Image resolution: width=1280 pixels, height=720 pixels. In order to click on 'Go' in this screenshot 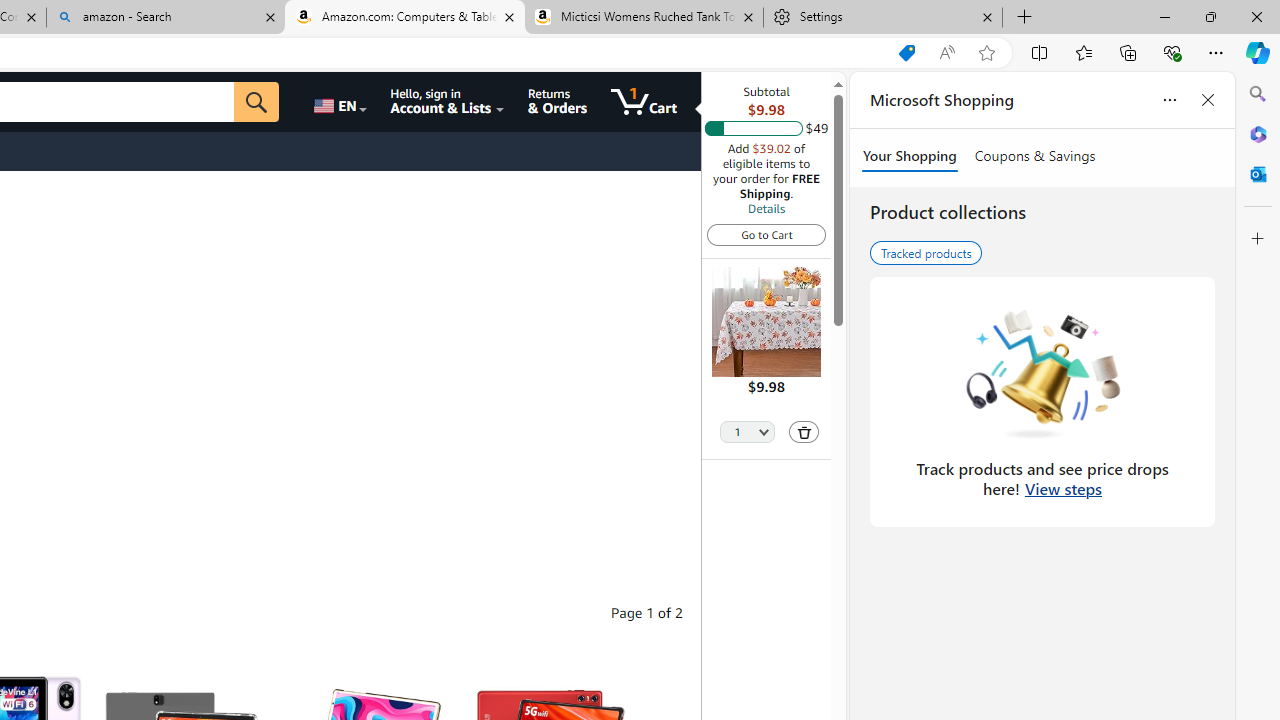, I will do `click(256, 101)`.